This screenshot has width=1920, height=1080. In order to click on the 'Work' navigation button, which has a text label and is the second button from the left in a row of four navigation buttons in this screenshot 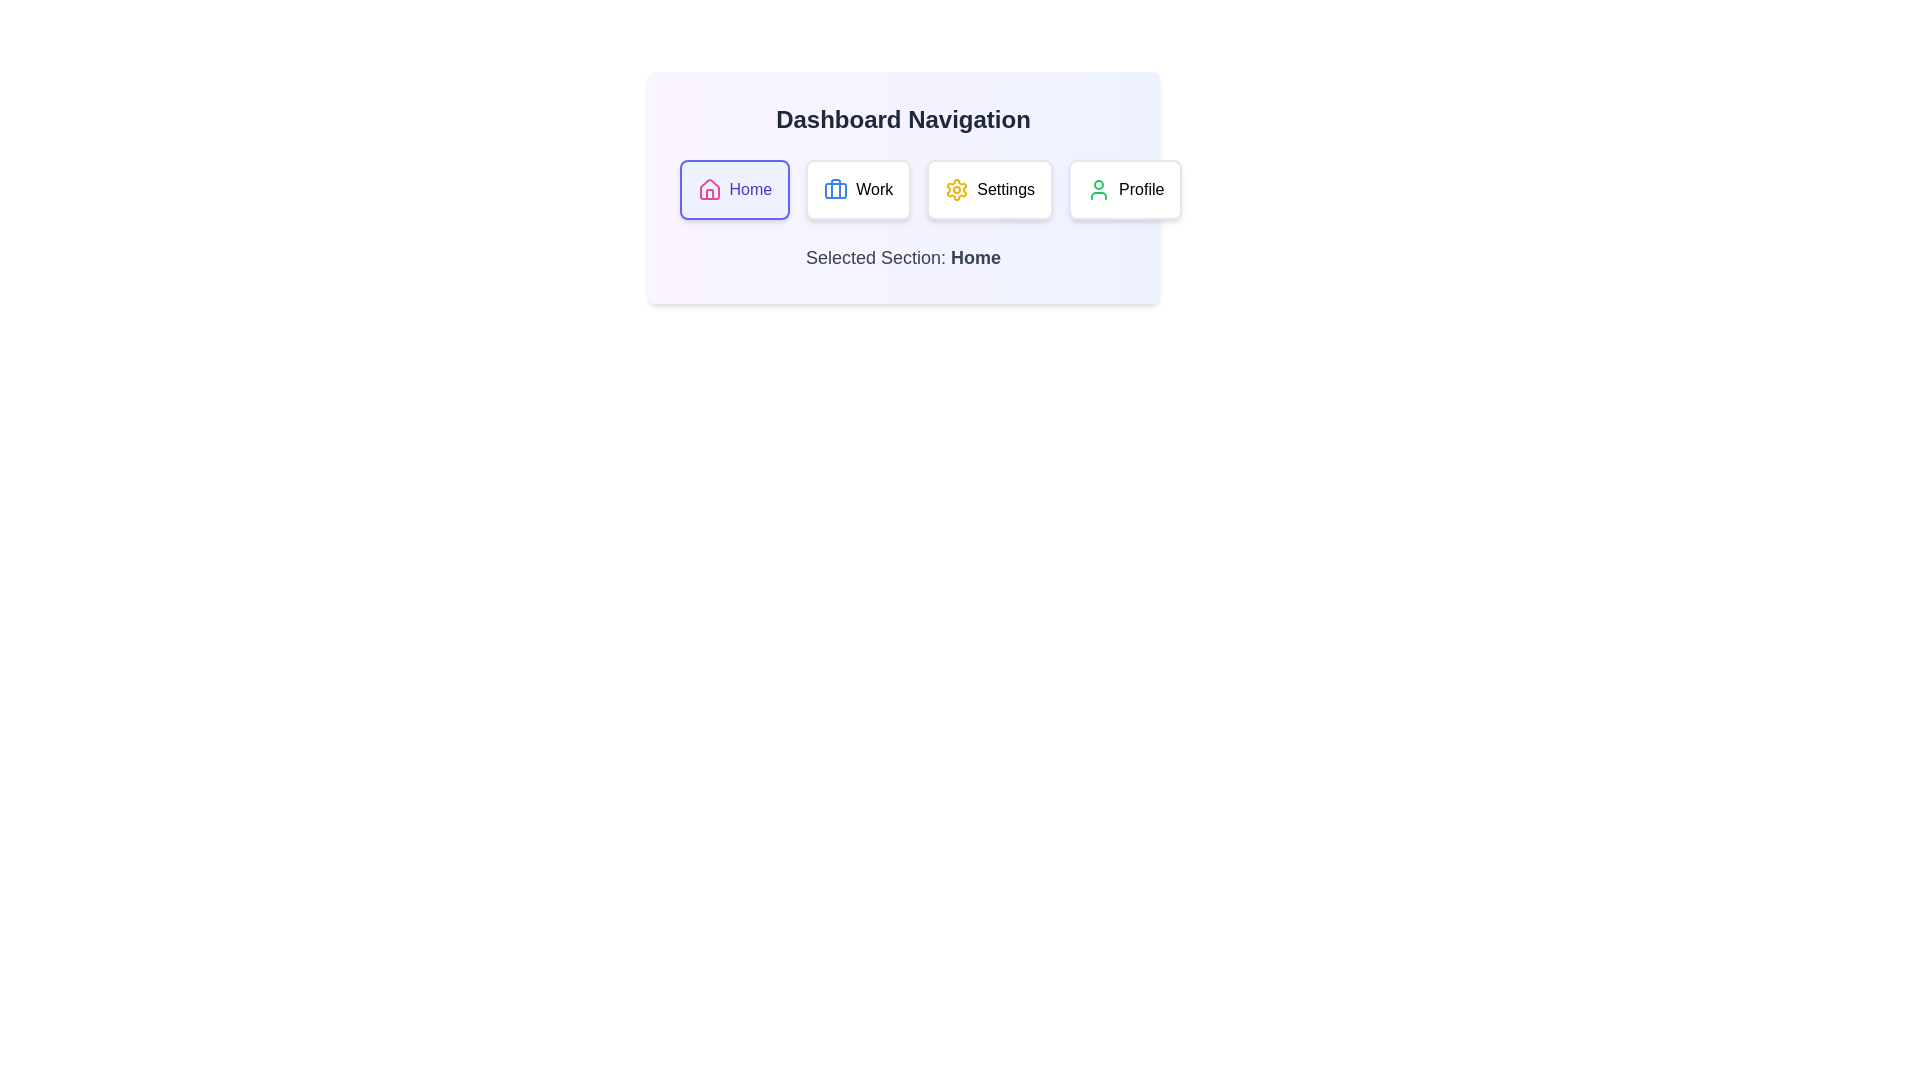, I will do `click(874, 189)`.